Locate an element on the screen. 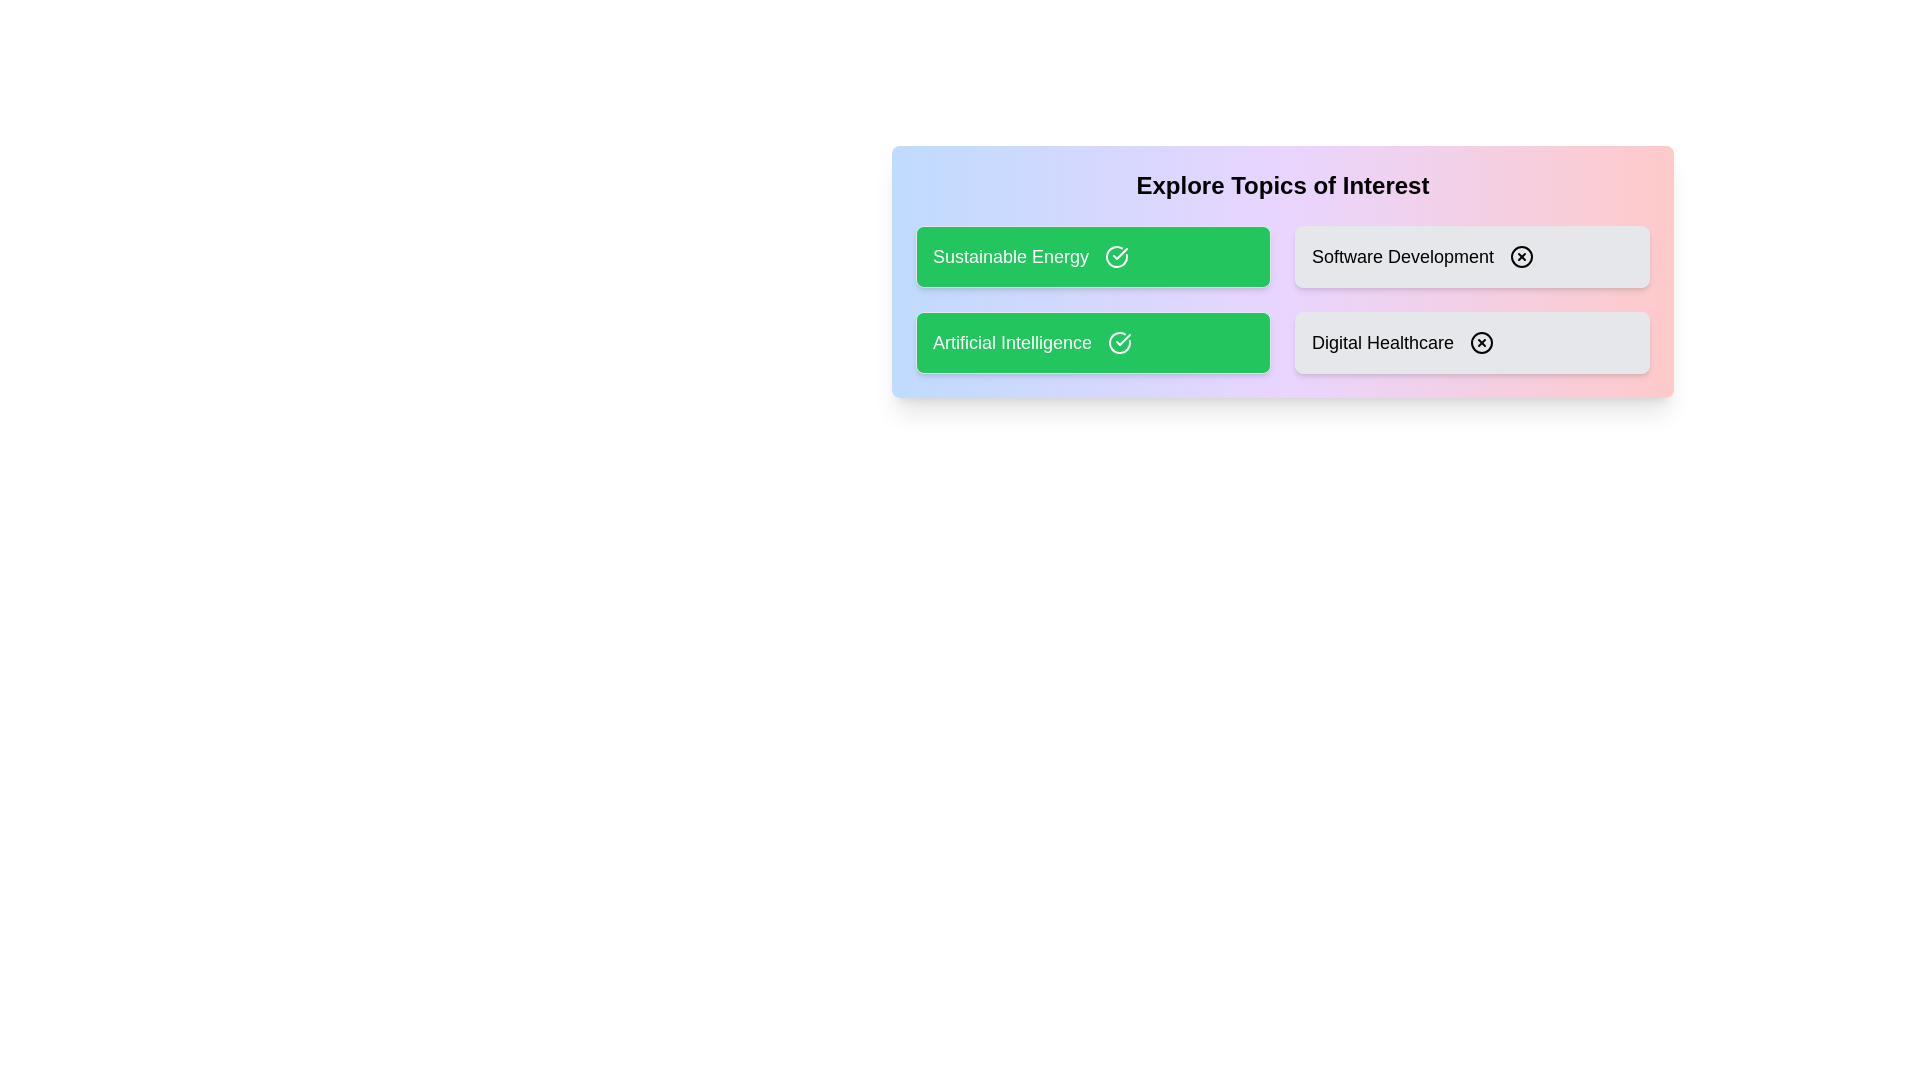  the topic card labeled Software Development to toggle its selection state is located at coordinates (1472, 256).